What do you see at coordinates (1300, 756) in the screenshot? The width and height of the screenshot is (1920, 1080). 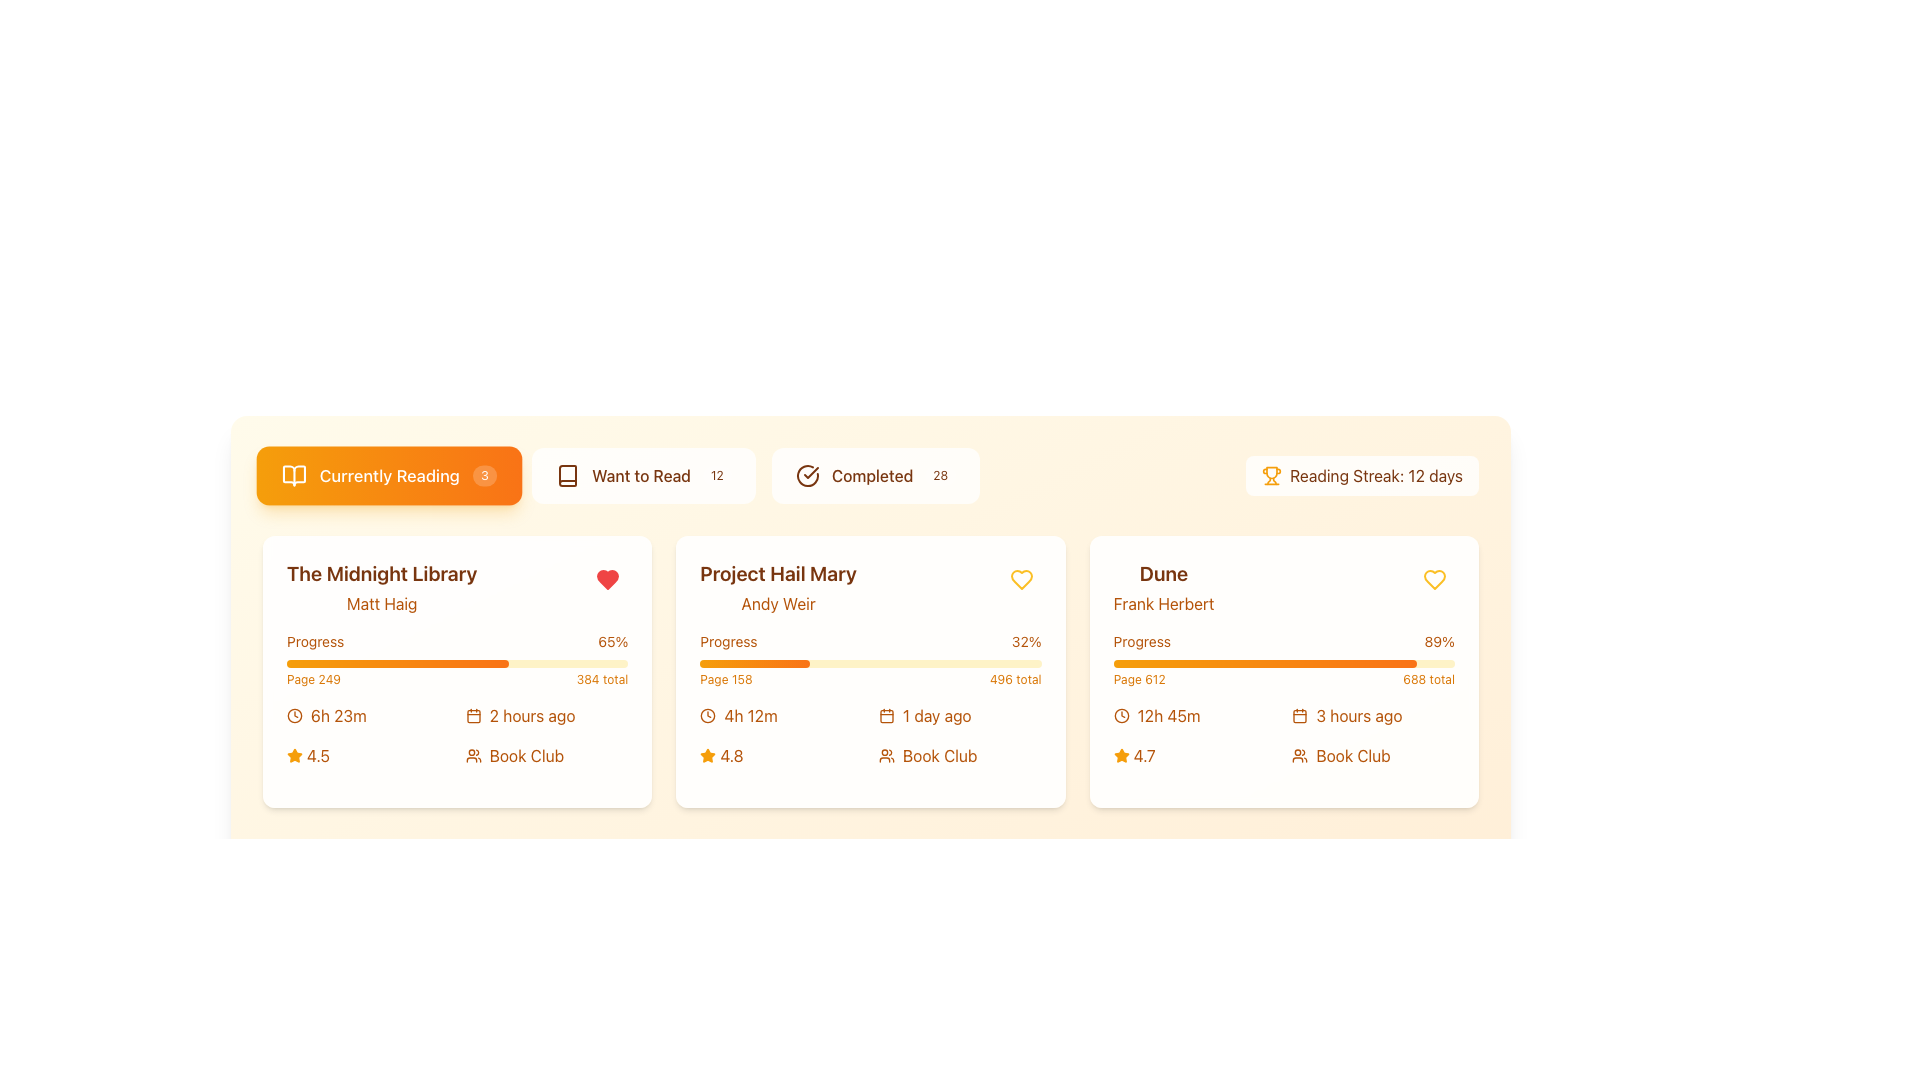 I see `the 'Book Club' icon located` at bounding box center [1300, 756].